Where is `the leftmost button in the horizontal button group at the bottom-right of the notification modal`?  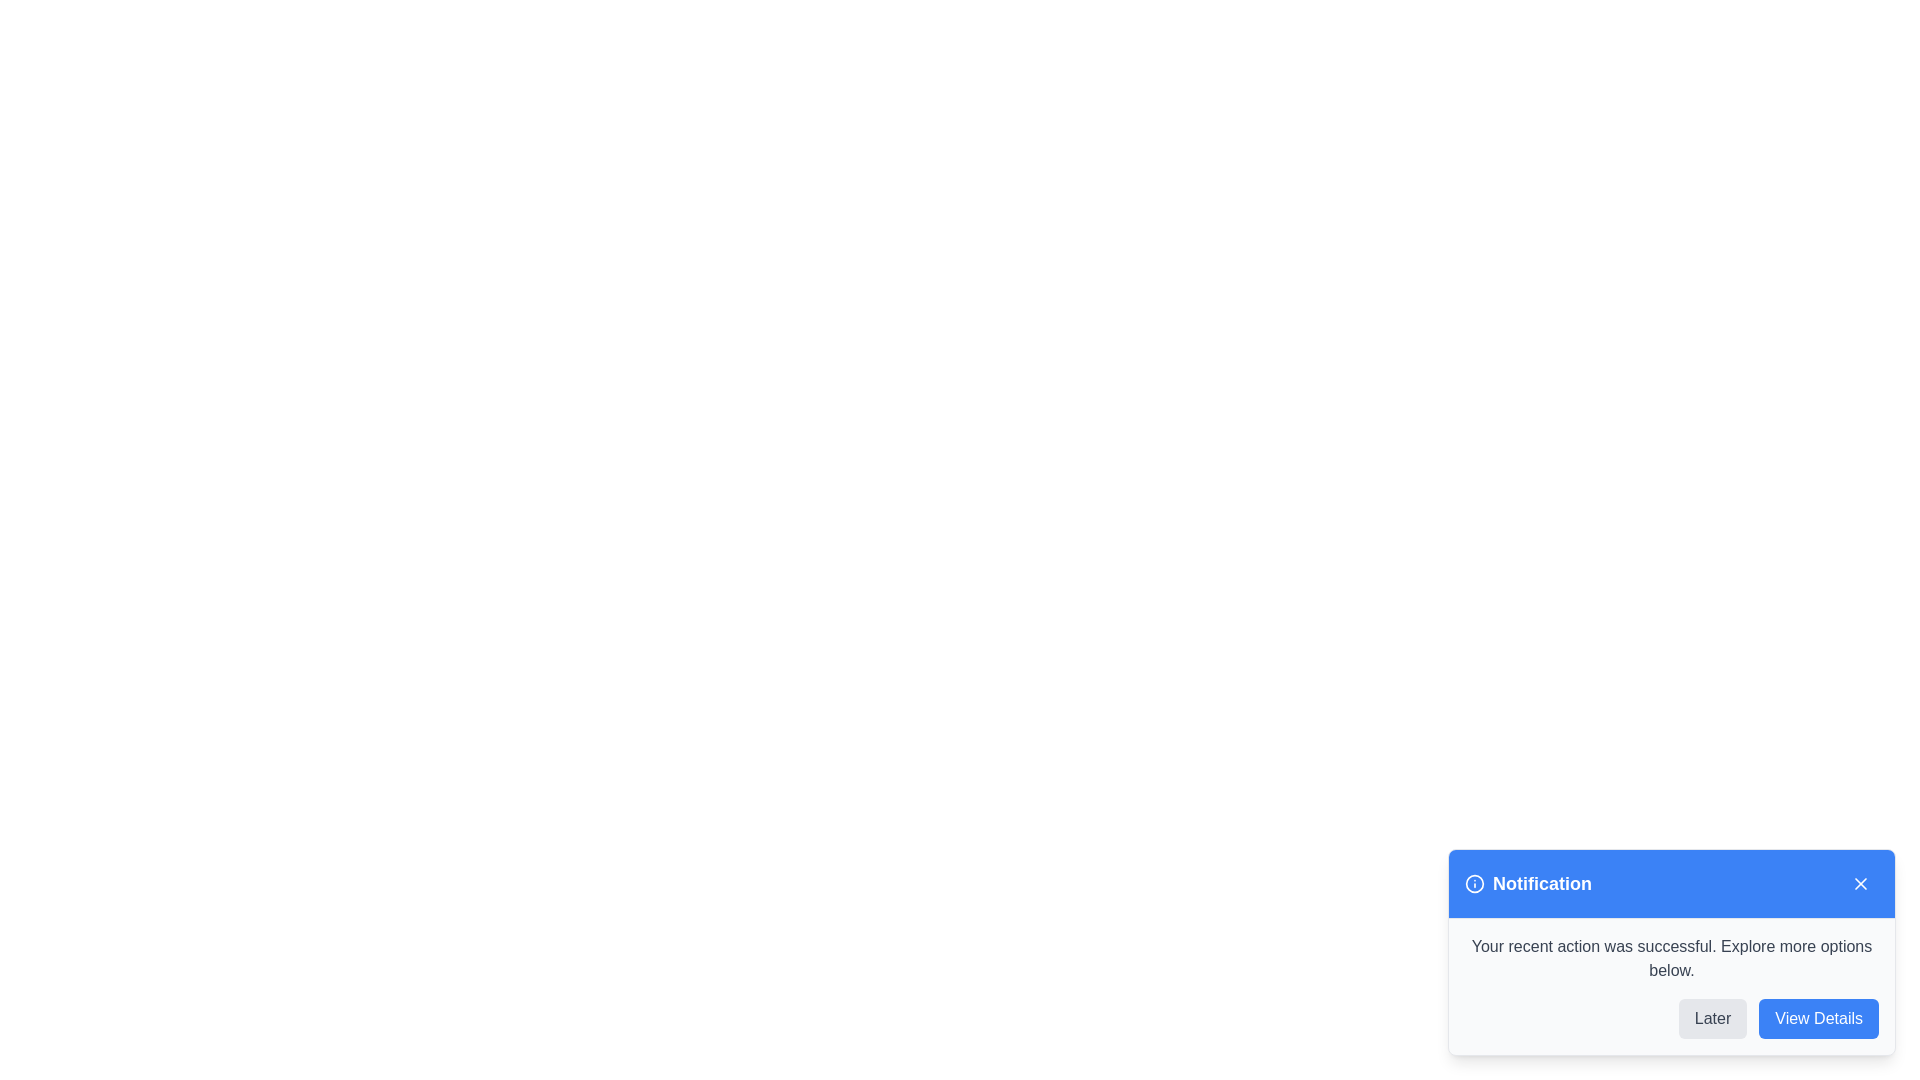
the leftmost button in the horizontal button group at the bottom-right of the notification modal is located at coordinates (1712, 1018).